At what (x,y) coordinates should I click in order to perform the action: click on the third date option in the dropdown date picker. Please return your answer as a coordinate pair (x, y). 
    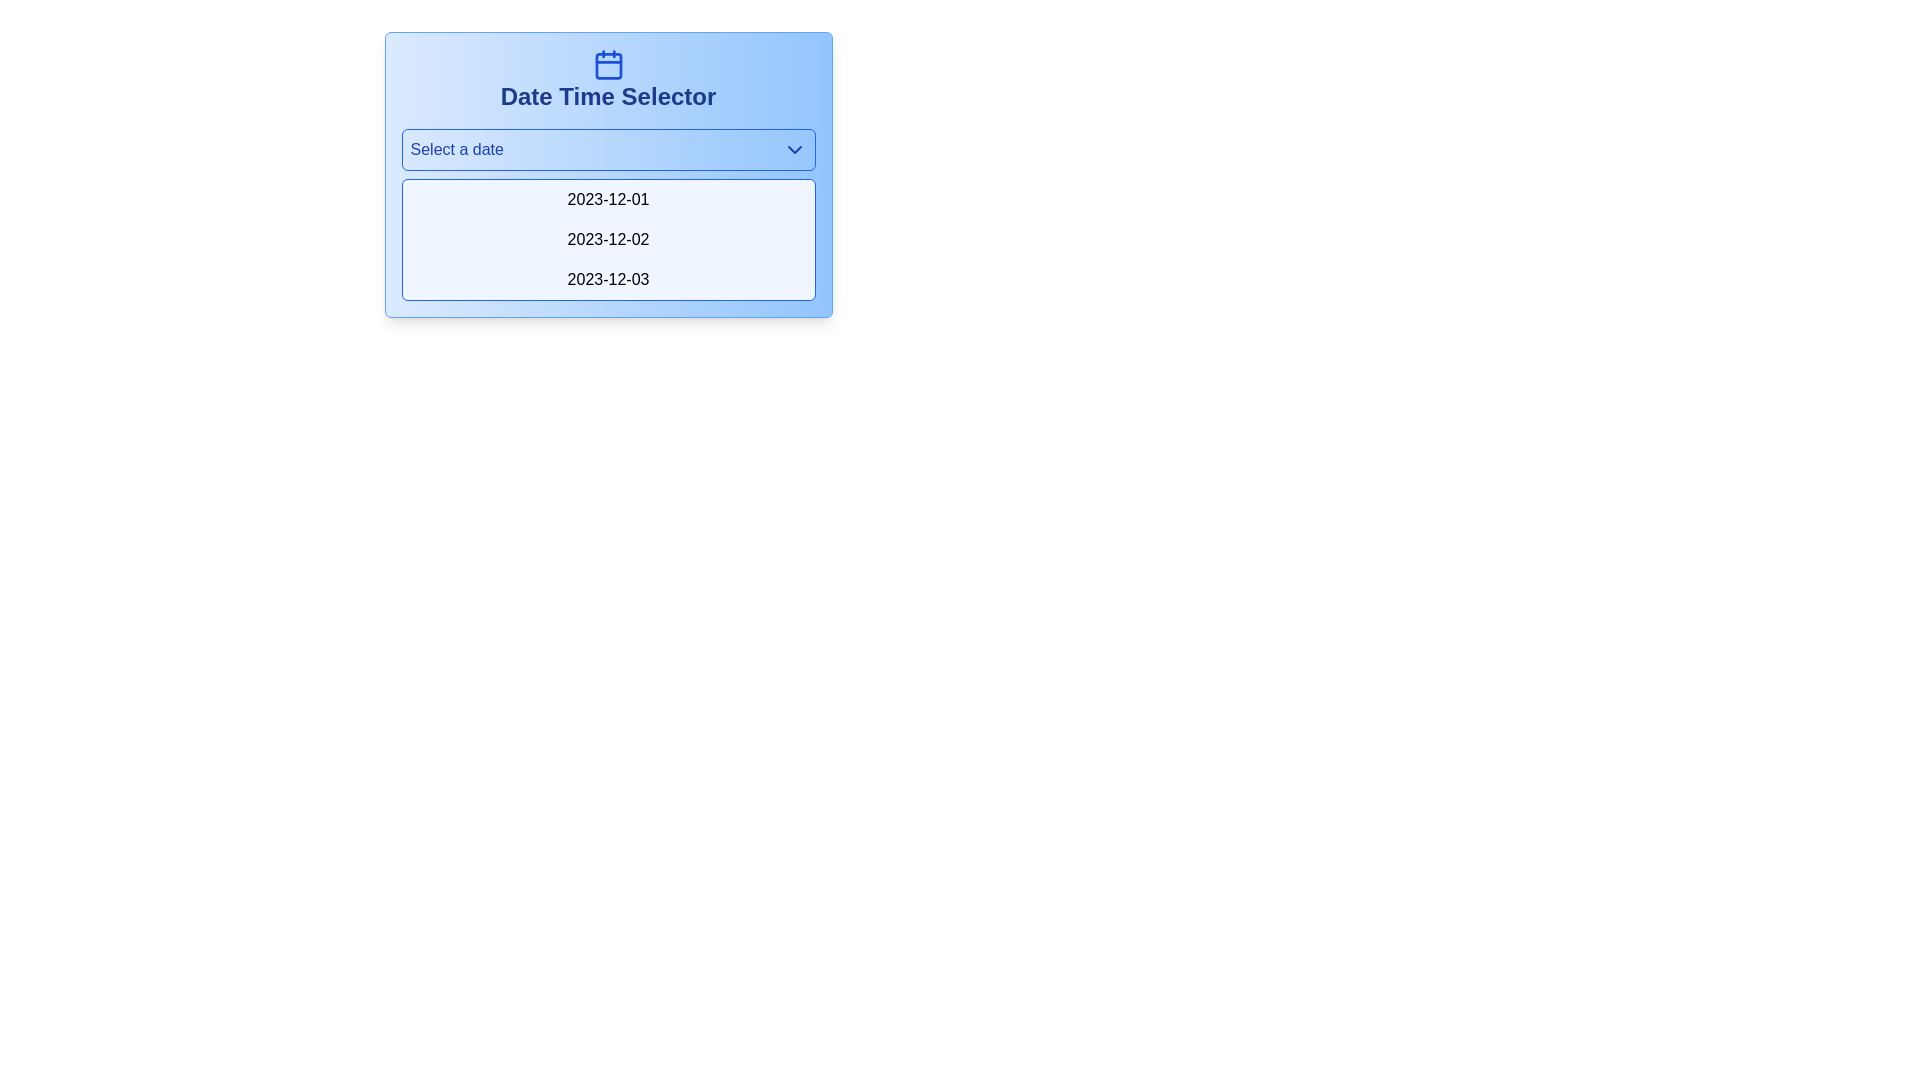
    Looking at the image, I should click on (607, 280).